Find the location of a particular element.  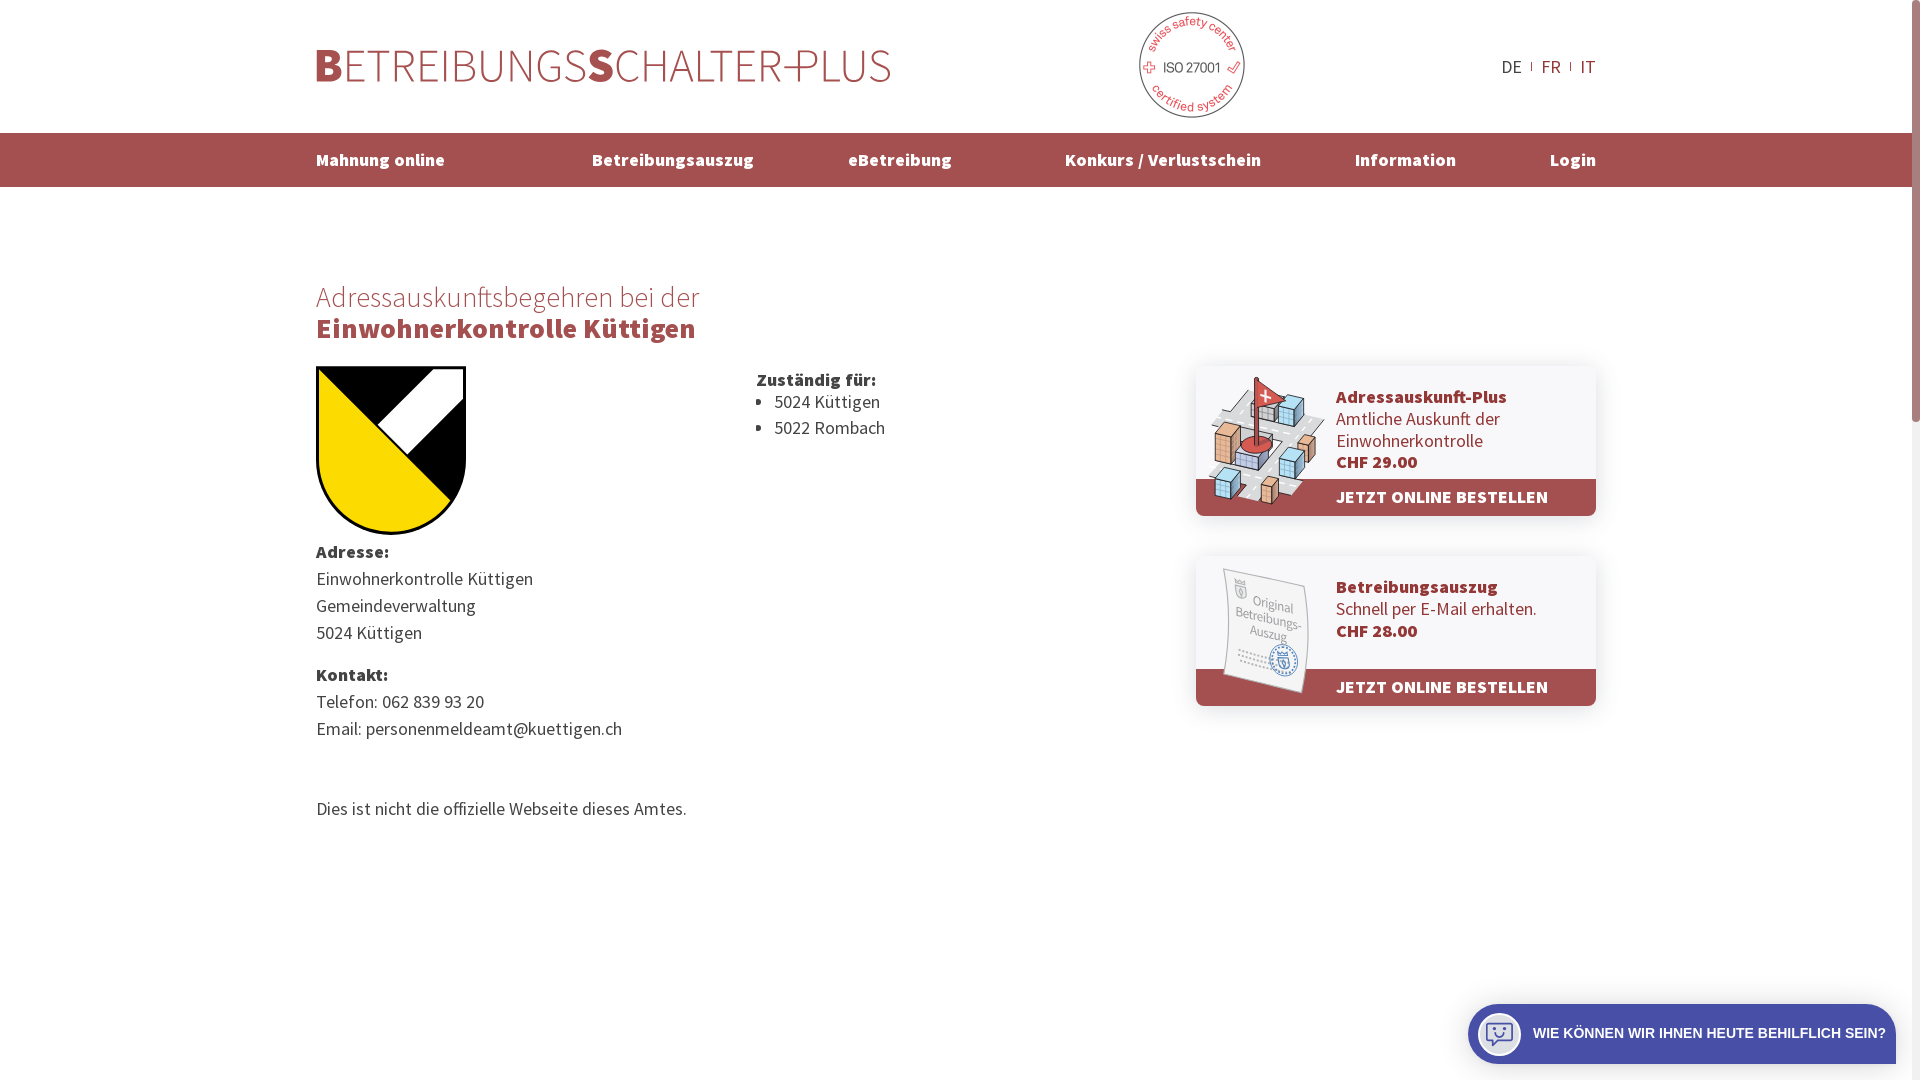

'Mahnung online' is located at coordinates (385, 158).